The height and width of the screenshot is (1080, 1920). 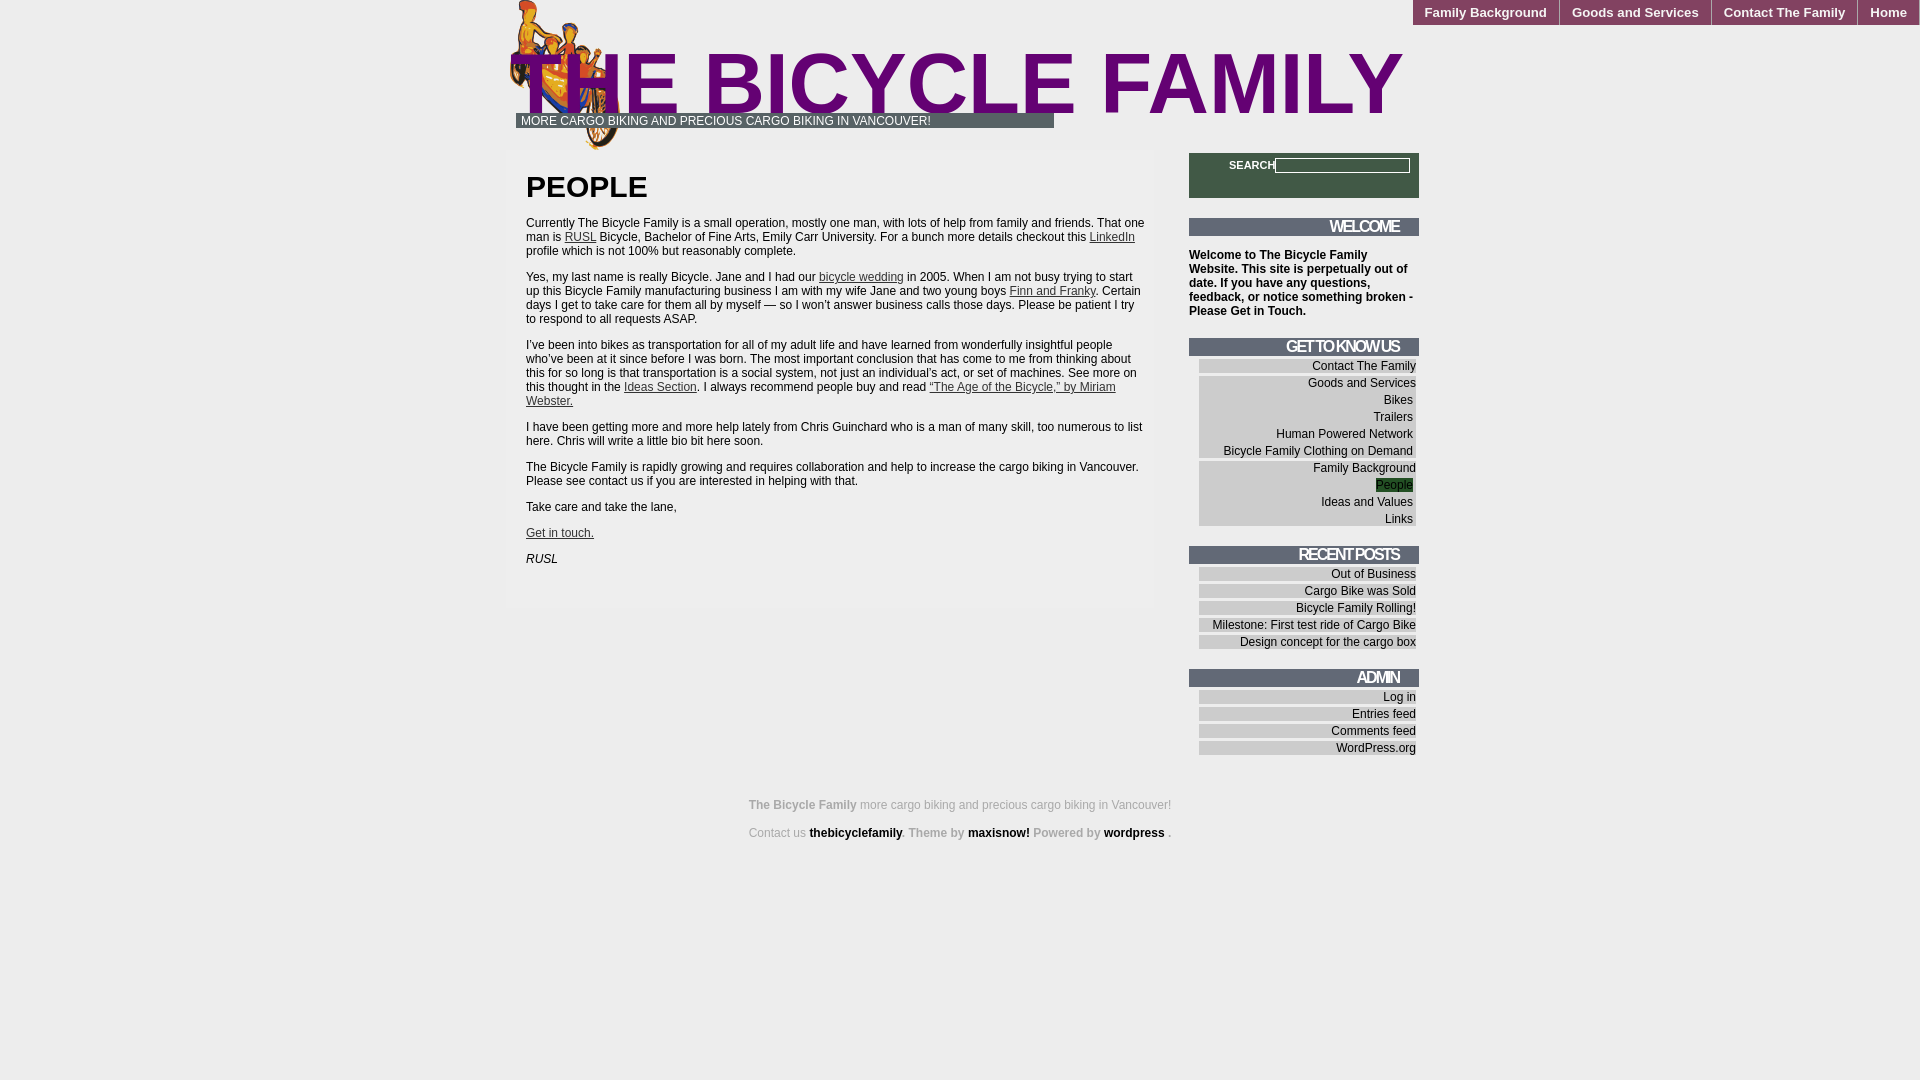 I want to click on 'Ideas and Values', so click(x=1366, y=500).